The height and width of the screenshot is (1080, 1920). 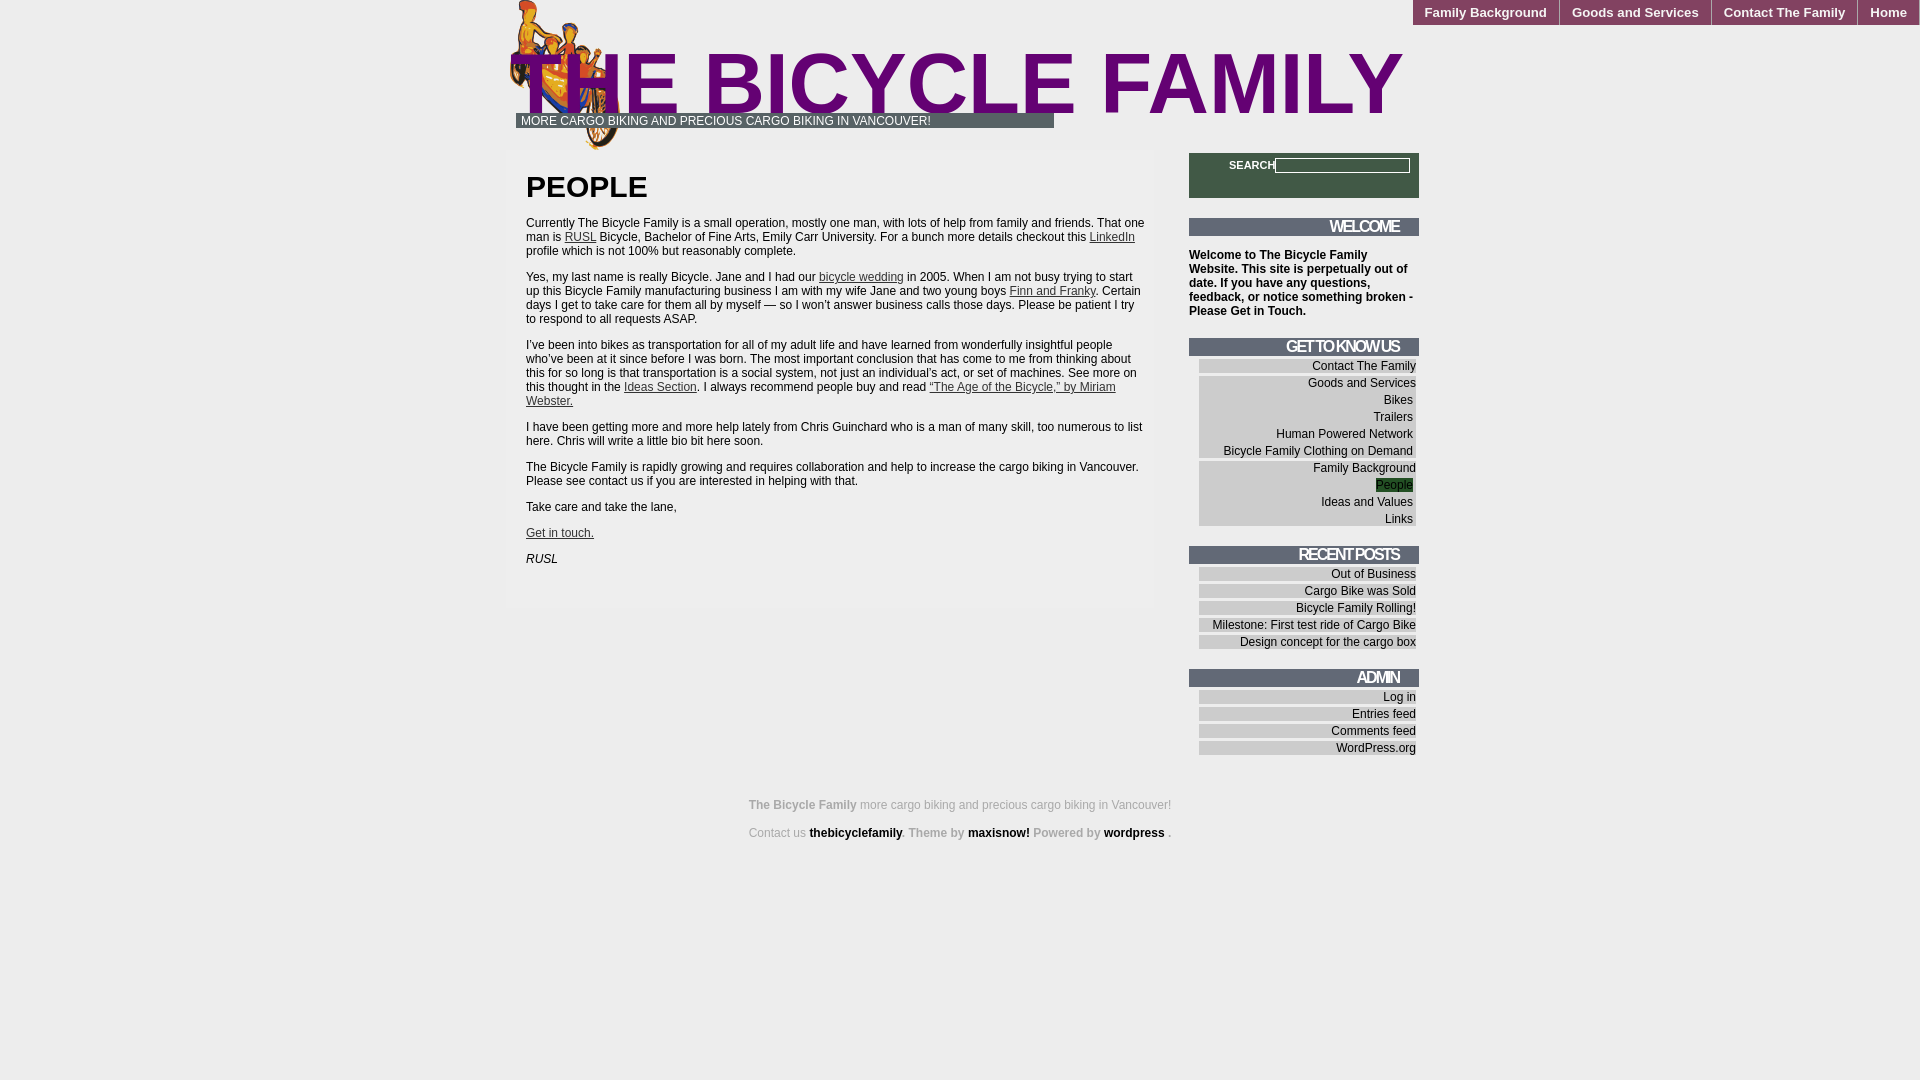 I want to click on 'Ideas and Values', so click(x=1366, y=500).